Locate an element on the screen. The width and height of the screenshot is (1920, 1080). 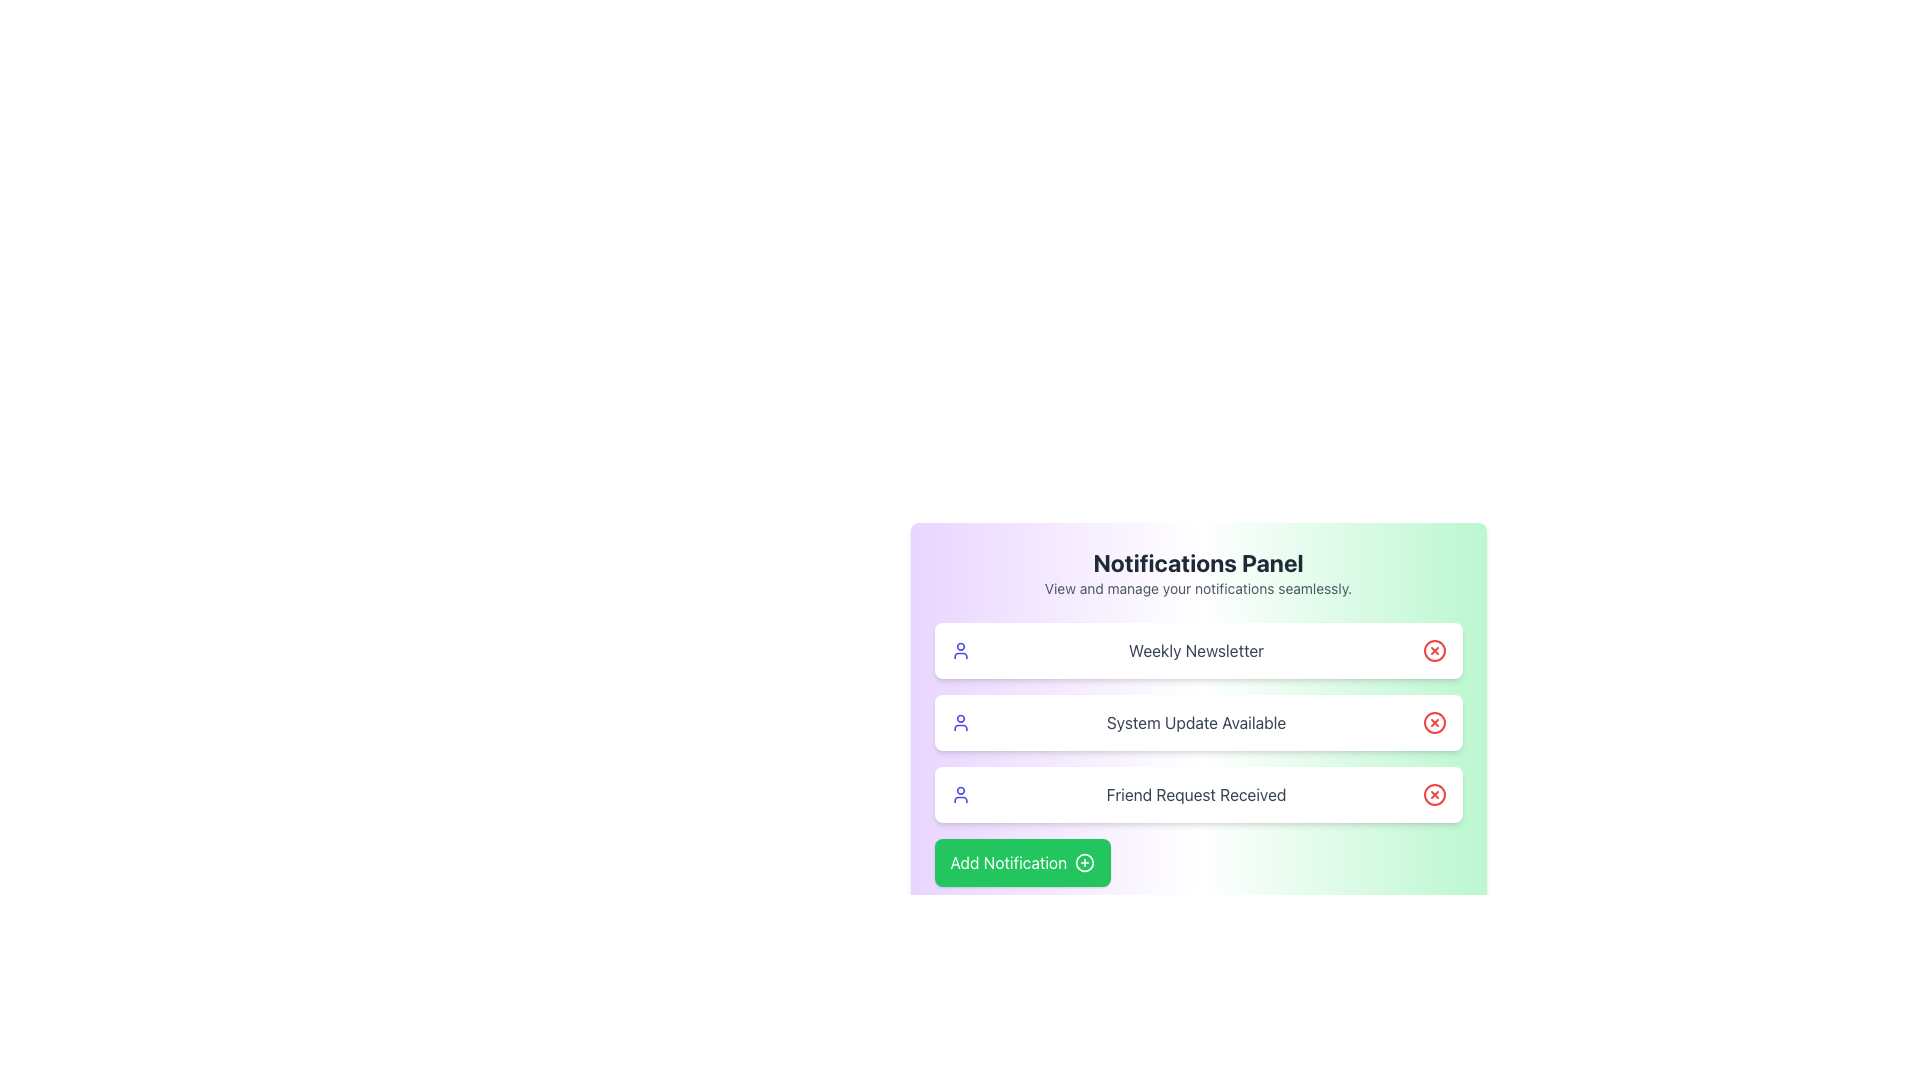
the second notification card indicating 'System Update Available' in the Notifications Panel is located at coordinates (1198, 722).